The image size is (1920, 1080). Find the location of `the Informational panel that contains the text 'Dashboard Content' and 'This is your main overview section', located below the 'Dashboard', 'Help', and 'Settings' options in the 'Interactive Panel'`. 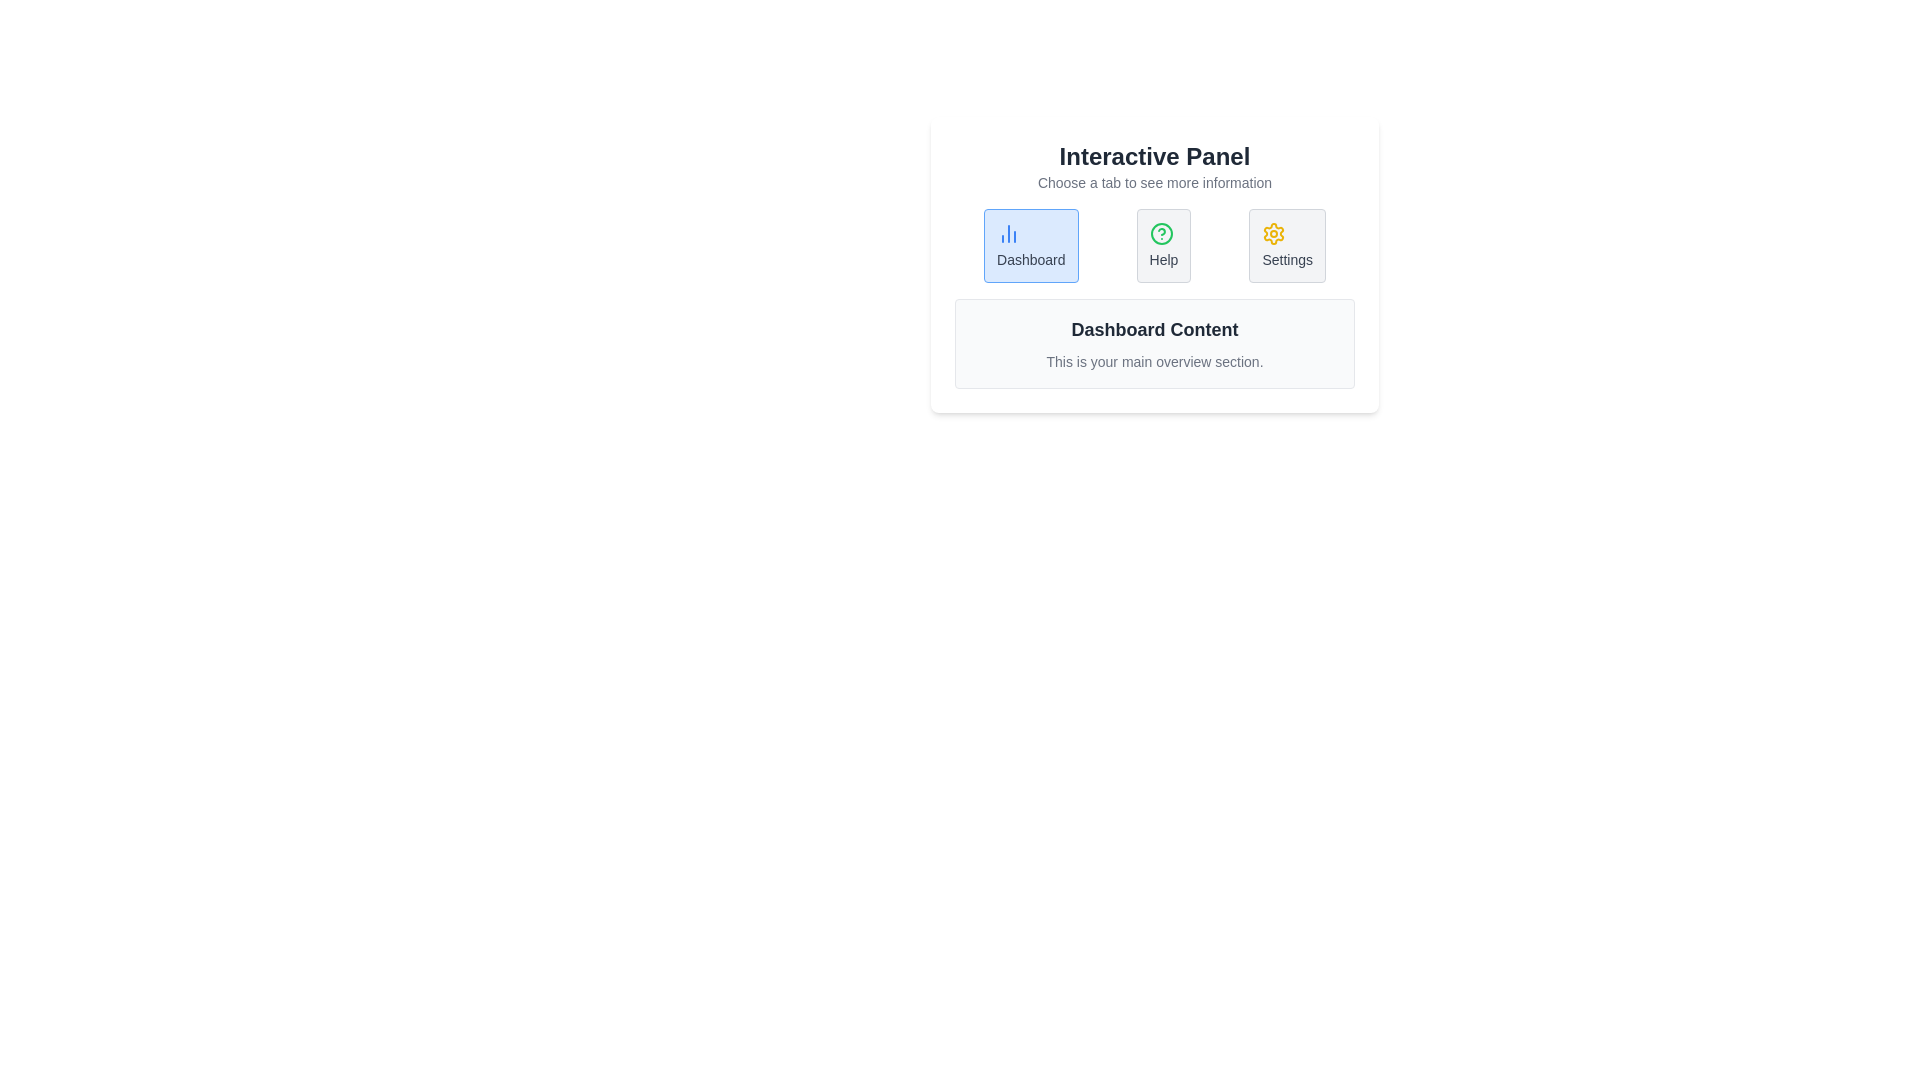

the Informational panel that contains the text 'Dashboard Content' and 'This is your main overview section', located below the 'Dashboard', 'Help', and 'Settings' options in the 'Interactive Panel' is located at coordinates (1155, 342).